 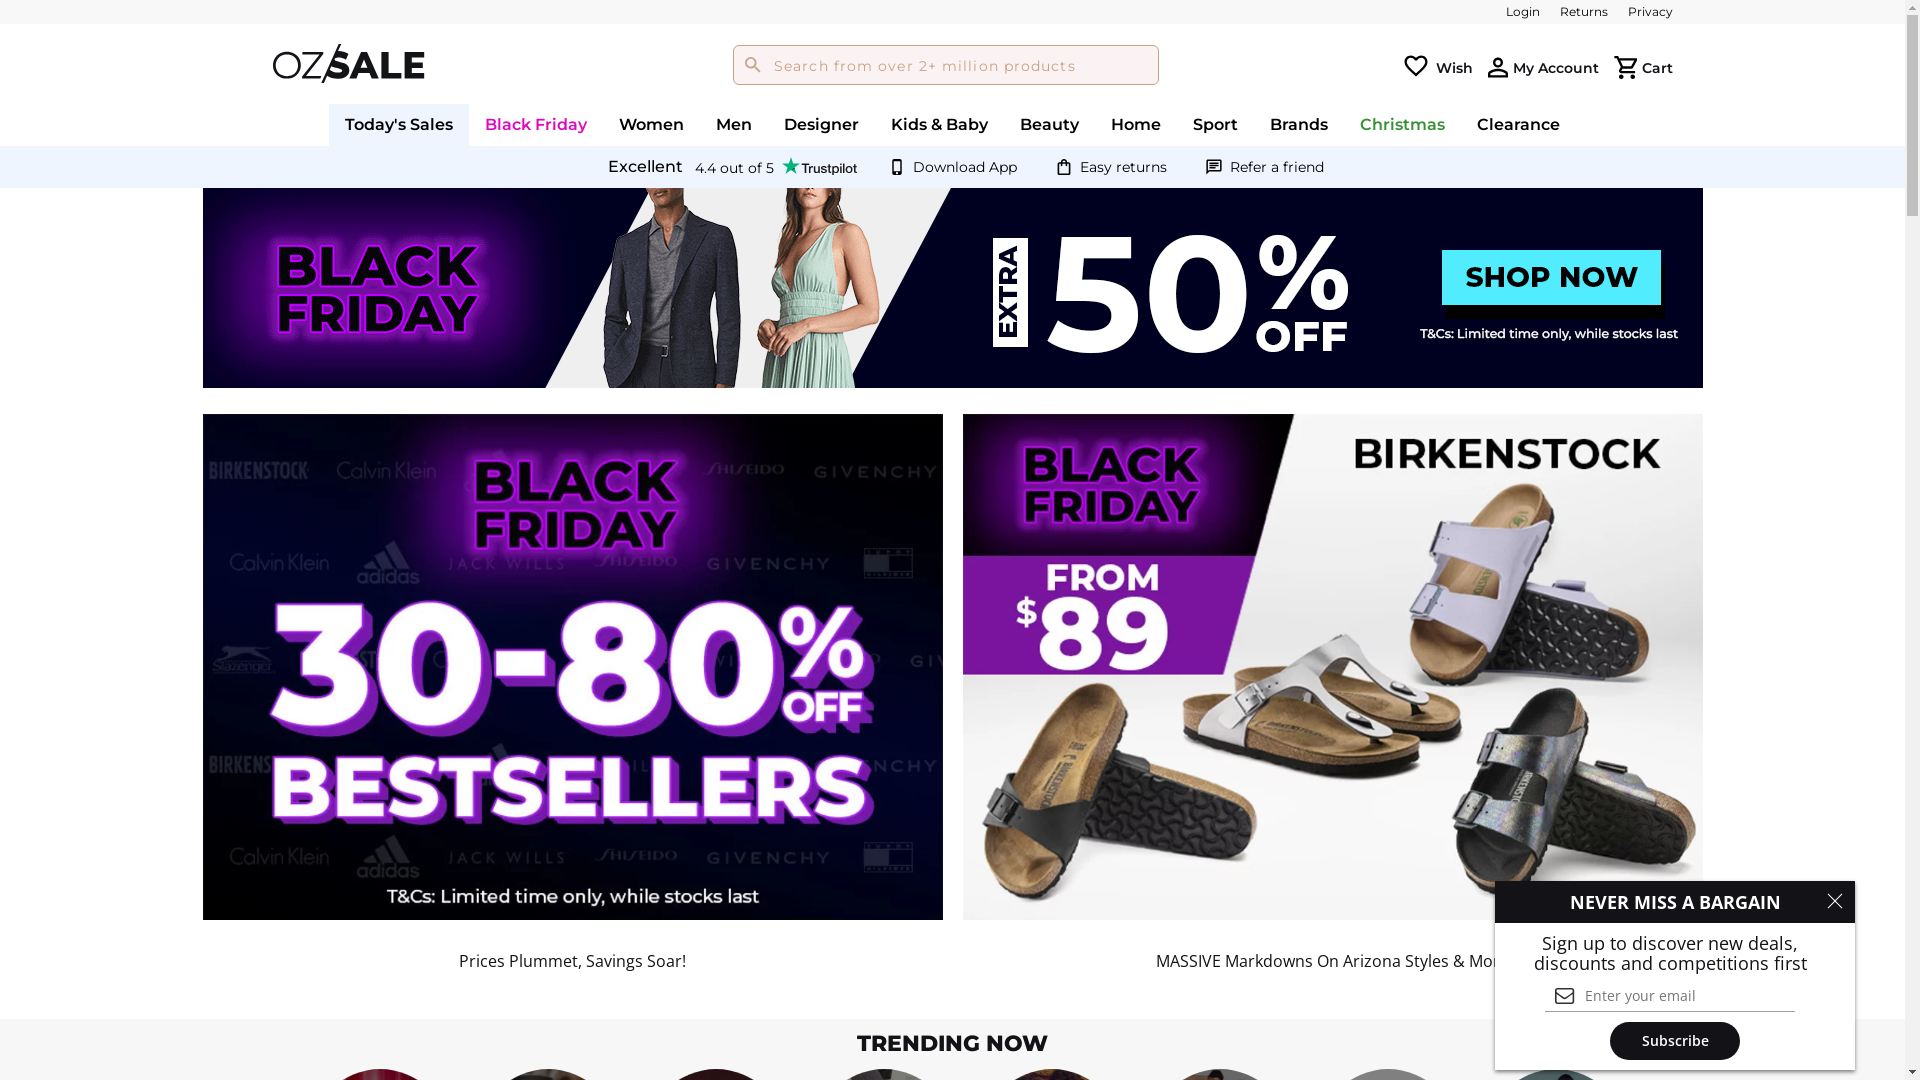 What do you see at coordinates (536, 124) in the screenshot?
I see `'Black Friday'` at bounding box center [536, 124].